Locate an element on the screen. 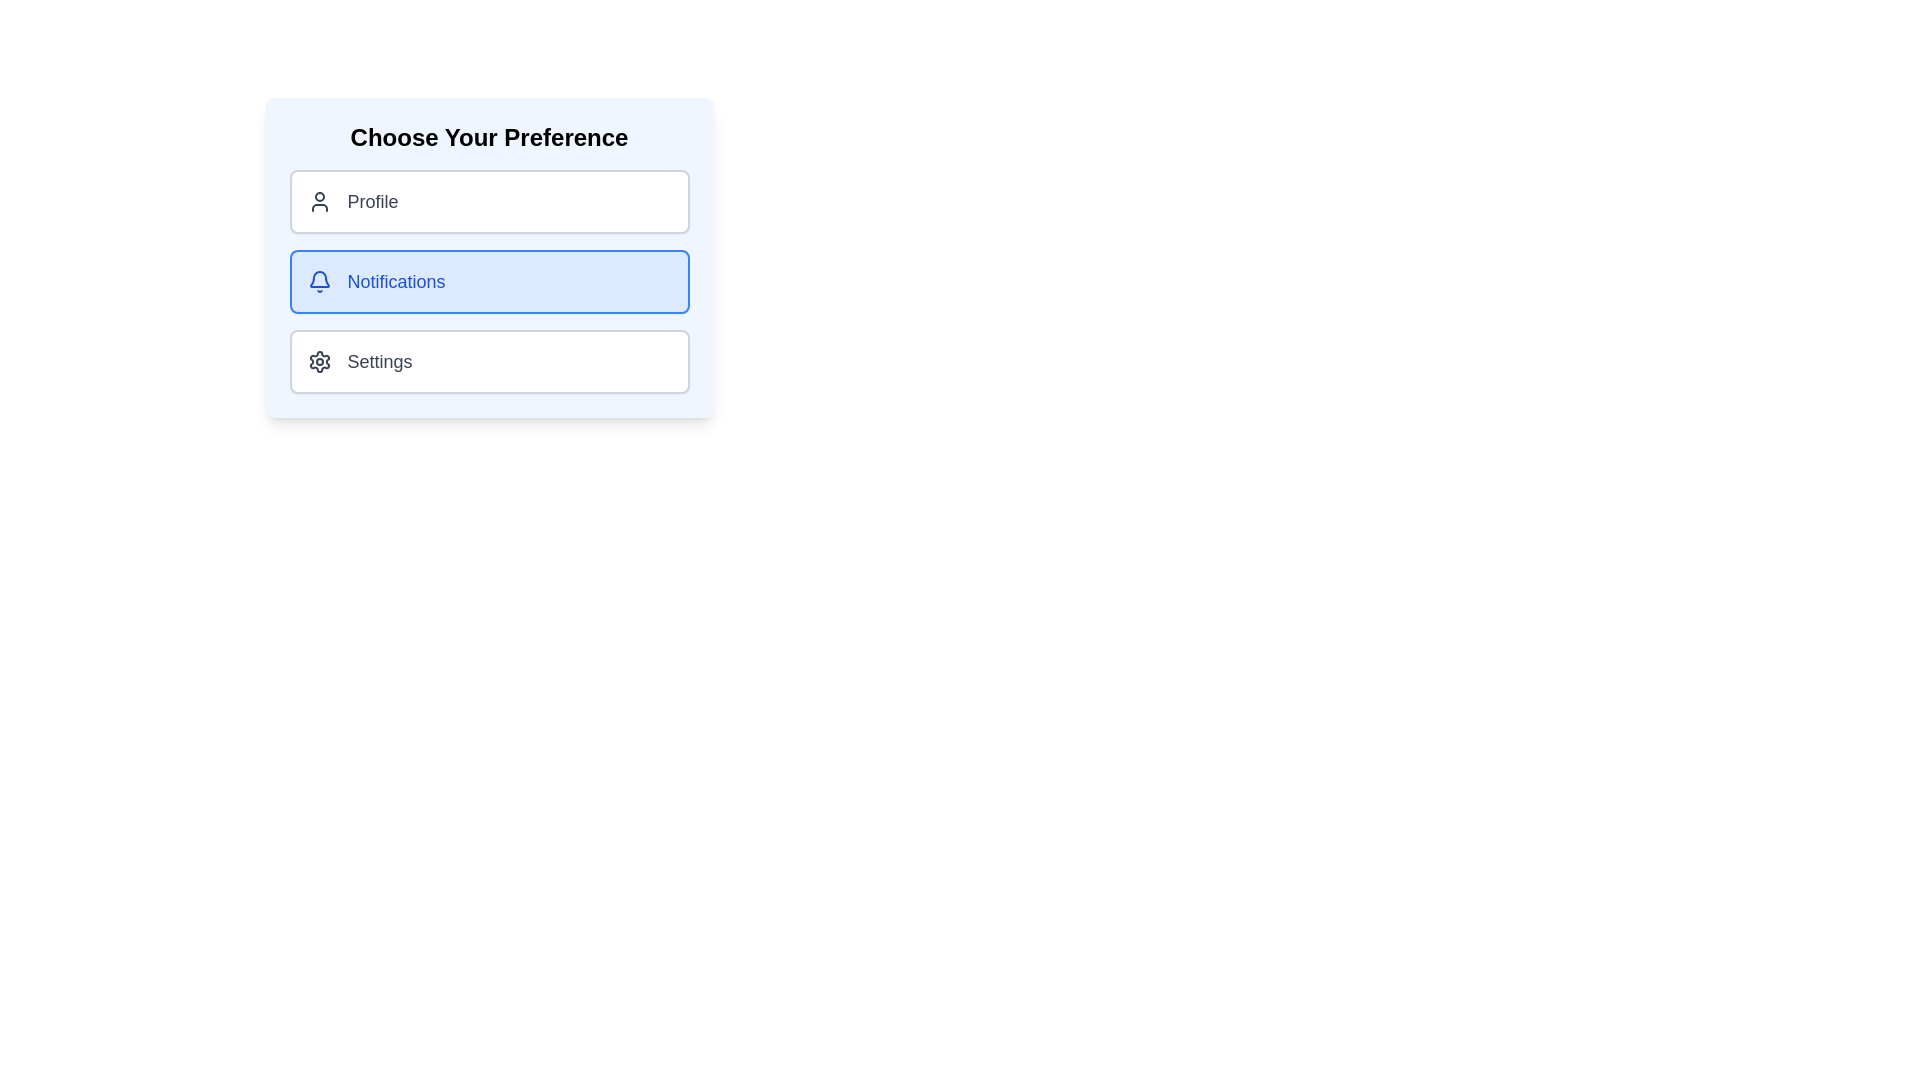 The height and width of the screenshot is (1080, 1920). the Profile icon located to the left of the Profile button, serving as a visual indicator for the Profile option is located at coordinates (318, 201).